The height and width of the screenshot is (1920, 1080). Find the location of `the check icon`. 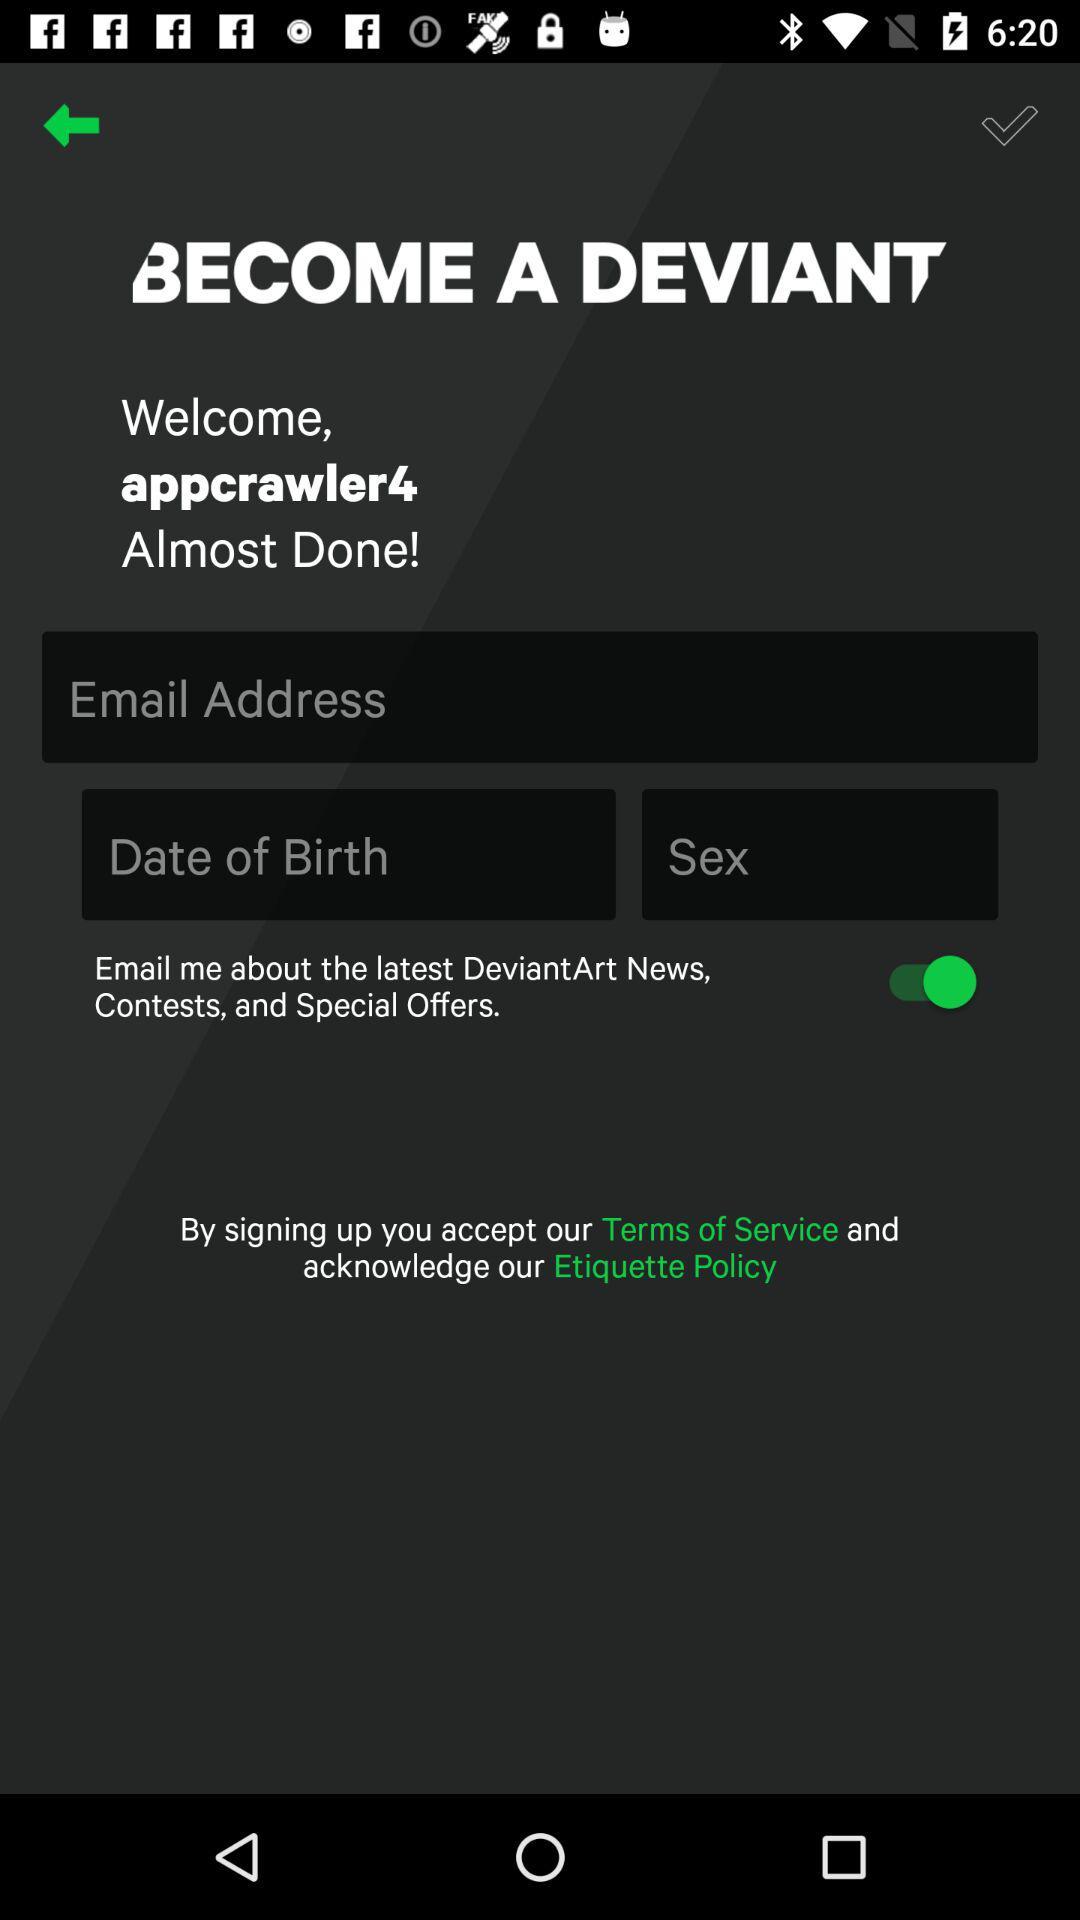

the check icon is located at coordinates (1009, 124).